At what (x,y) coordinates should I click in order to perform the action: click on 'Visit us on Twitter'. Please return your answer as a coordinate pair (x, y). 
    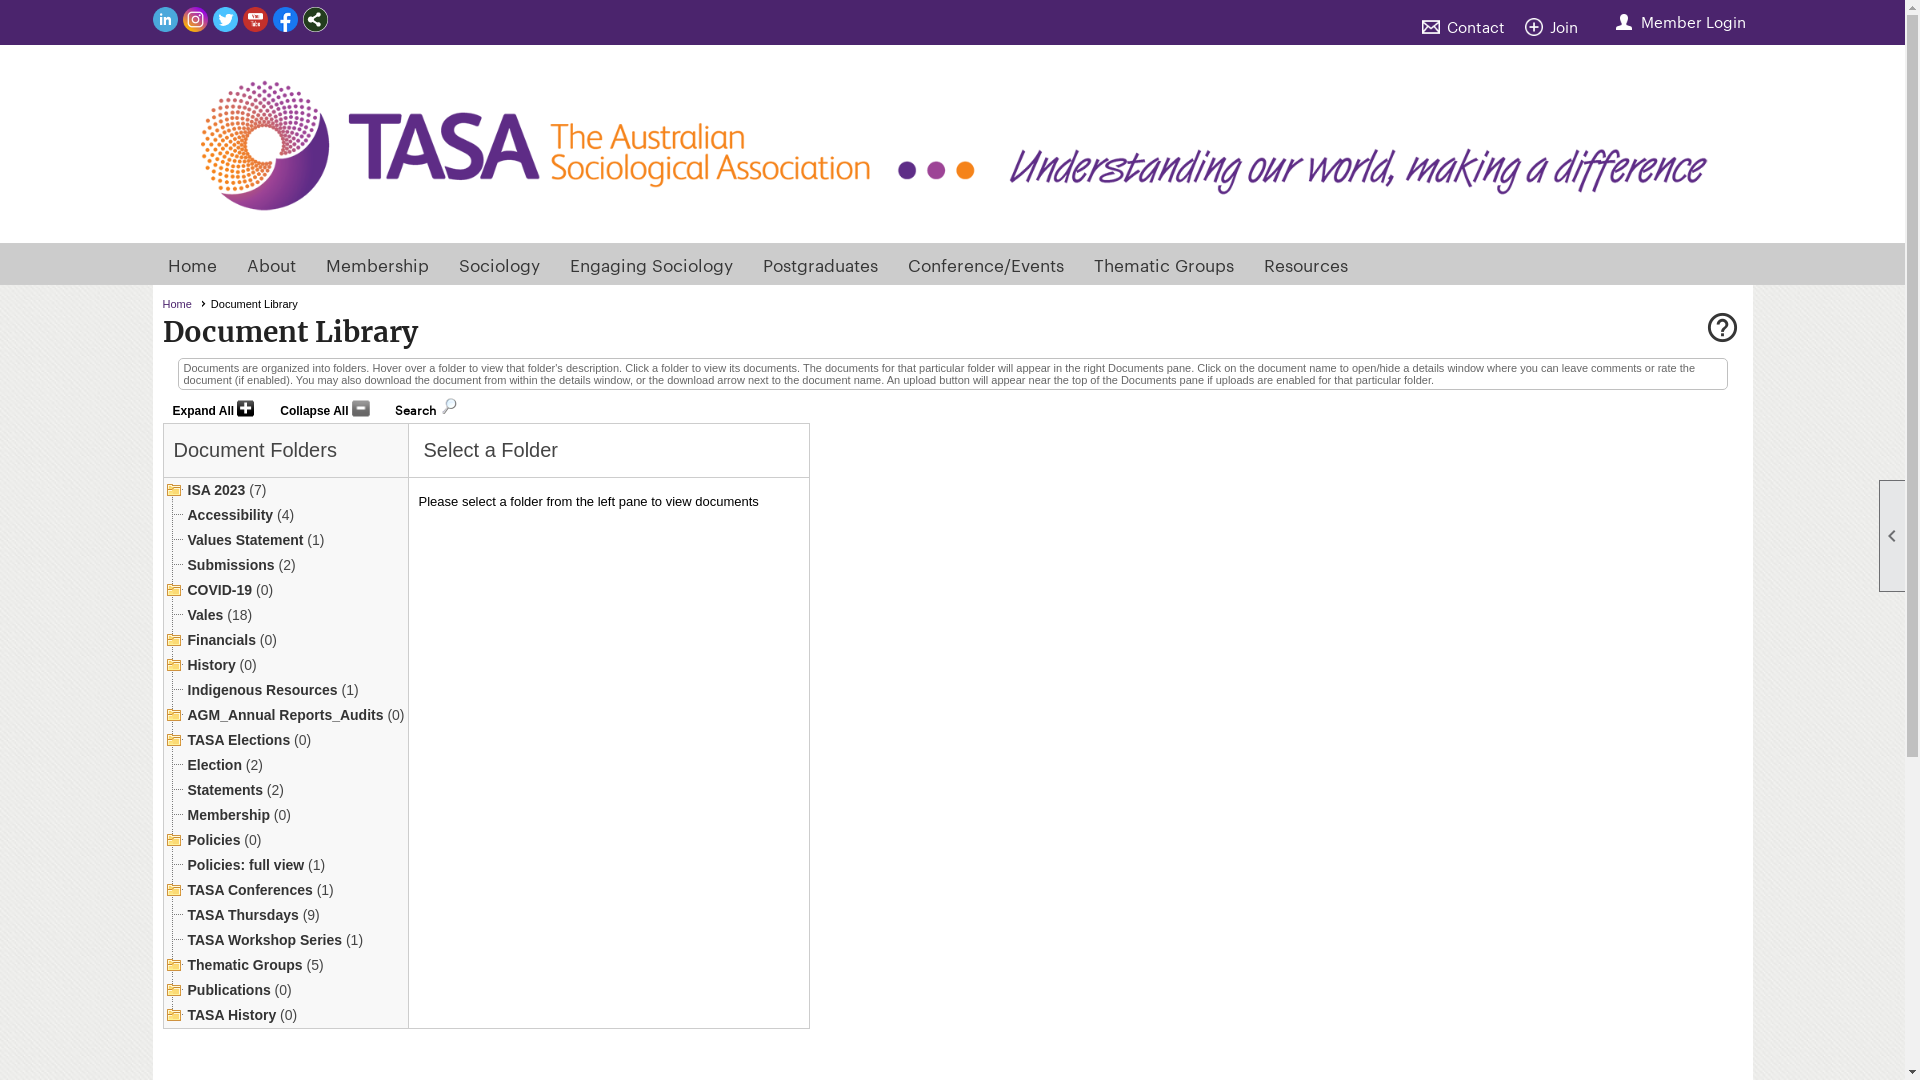
    Looking at the image, I should click on (224, 20).